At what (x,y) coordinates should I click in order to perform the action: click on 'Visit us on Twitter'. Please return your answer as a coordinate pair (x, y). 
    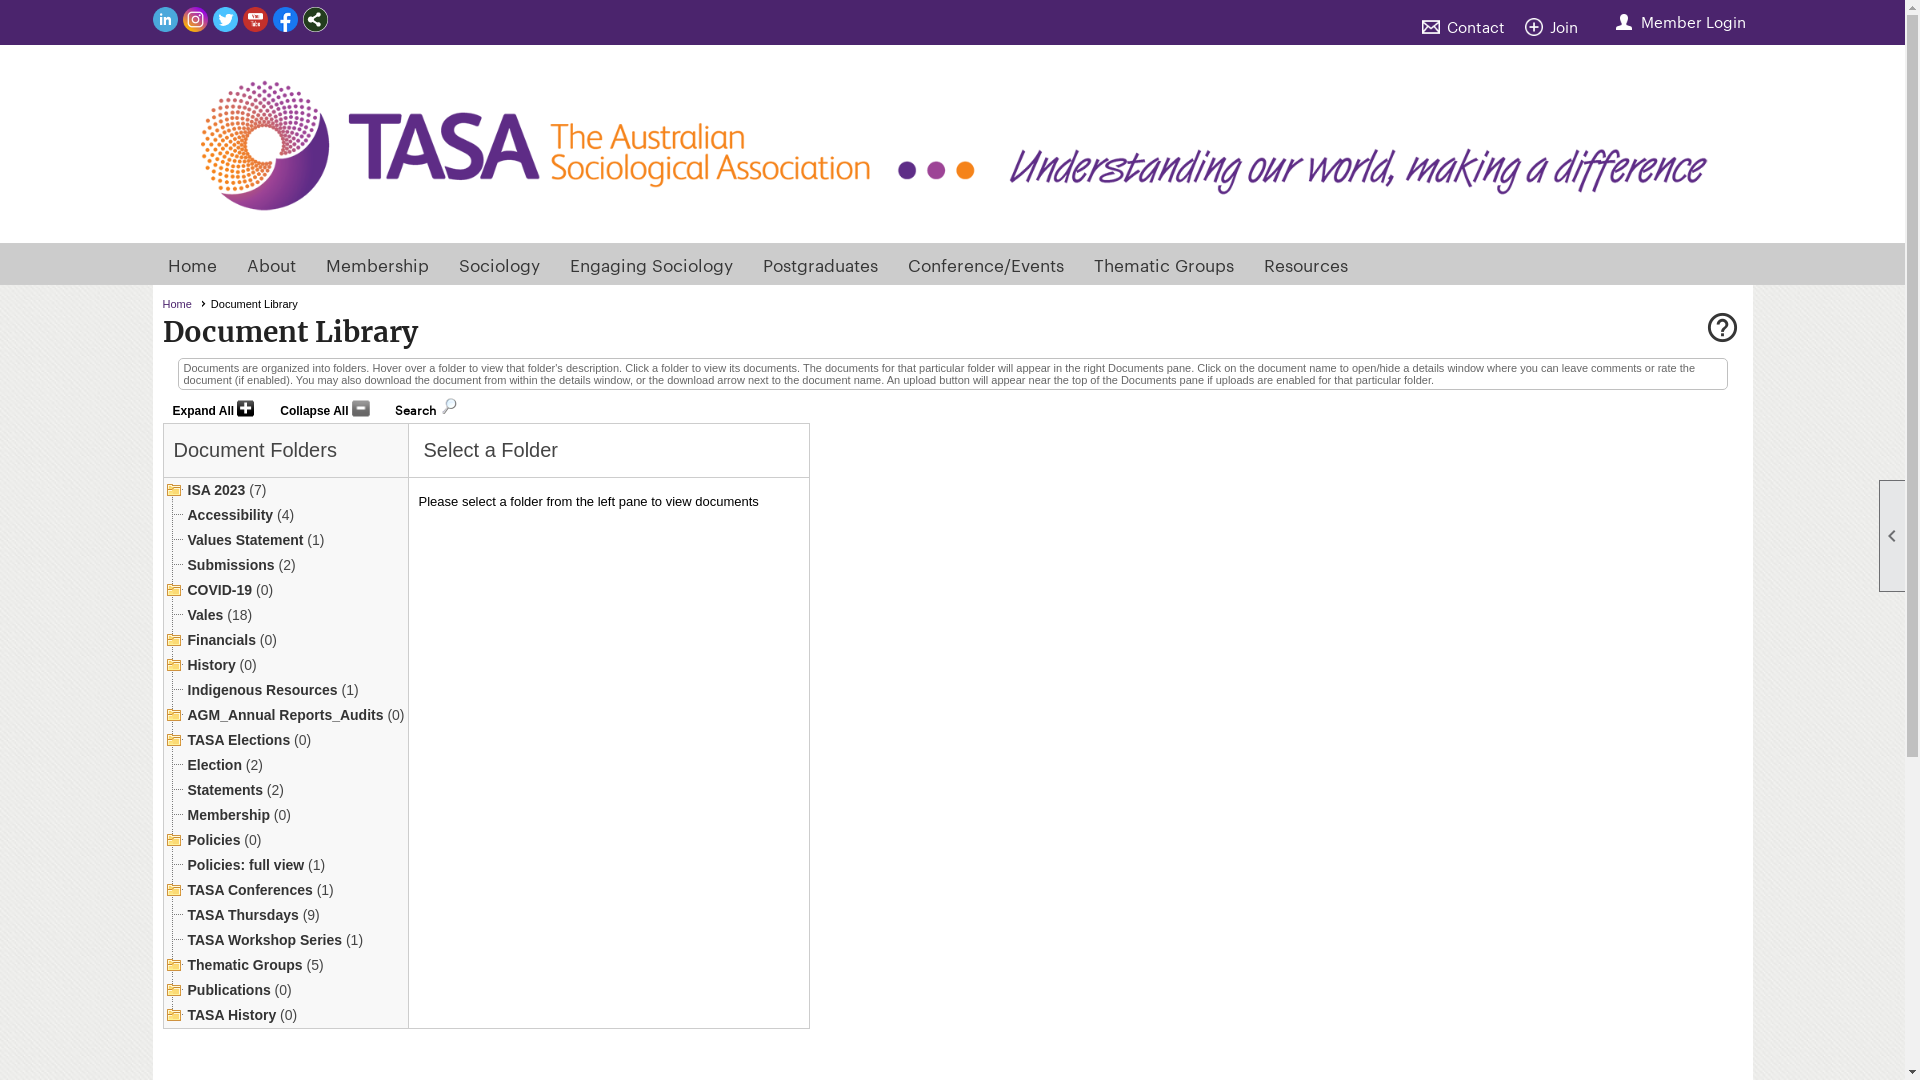
    Looking at the image, I should click on (224, 20).